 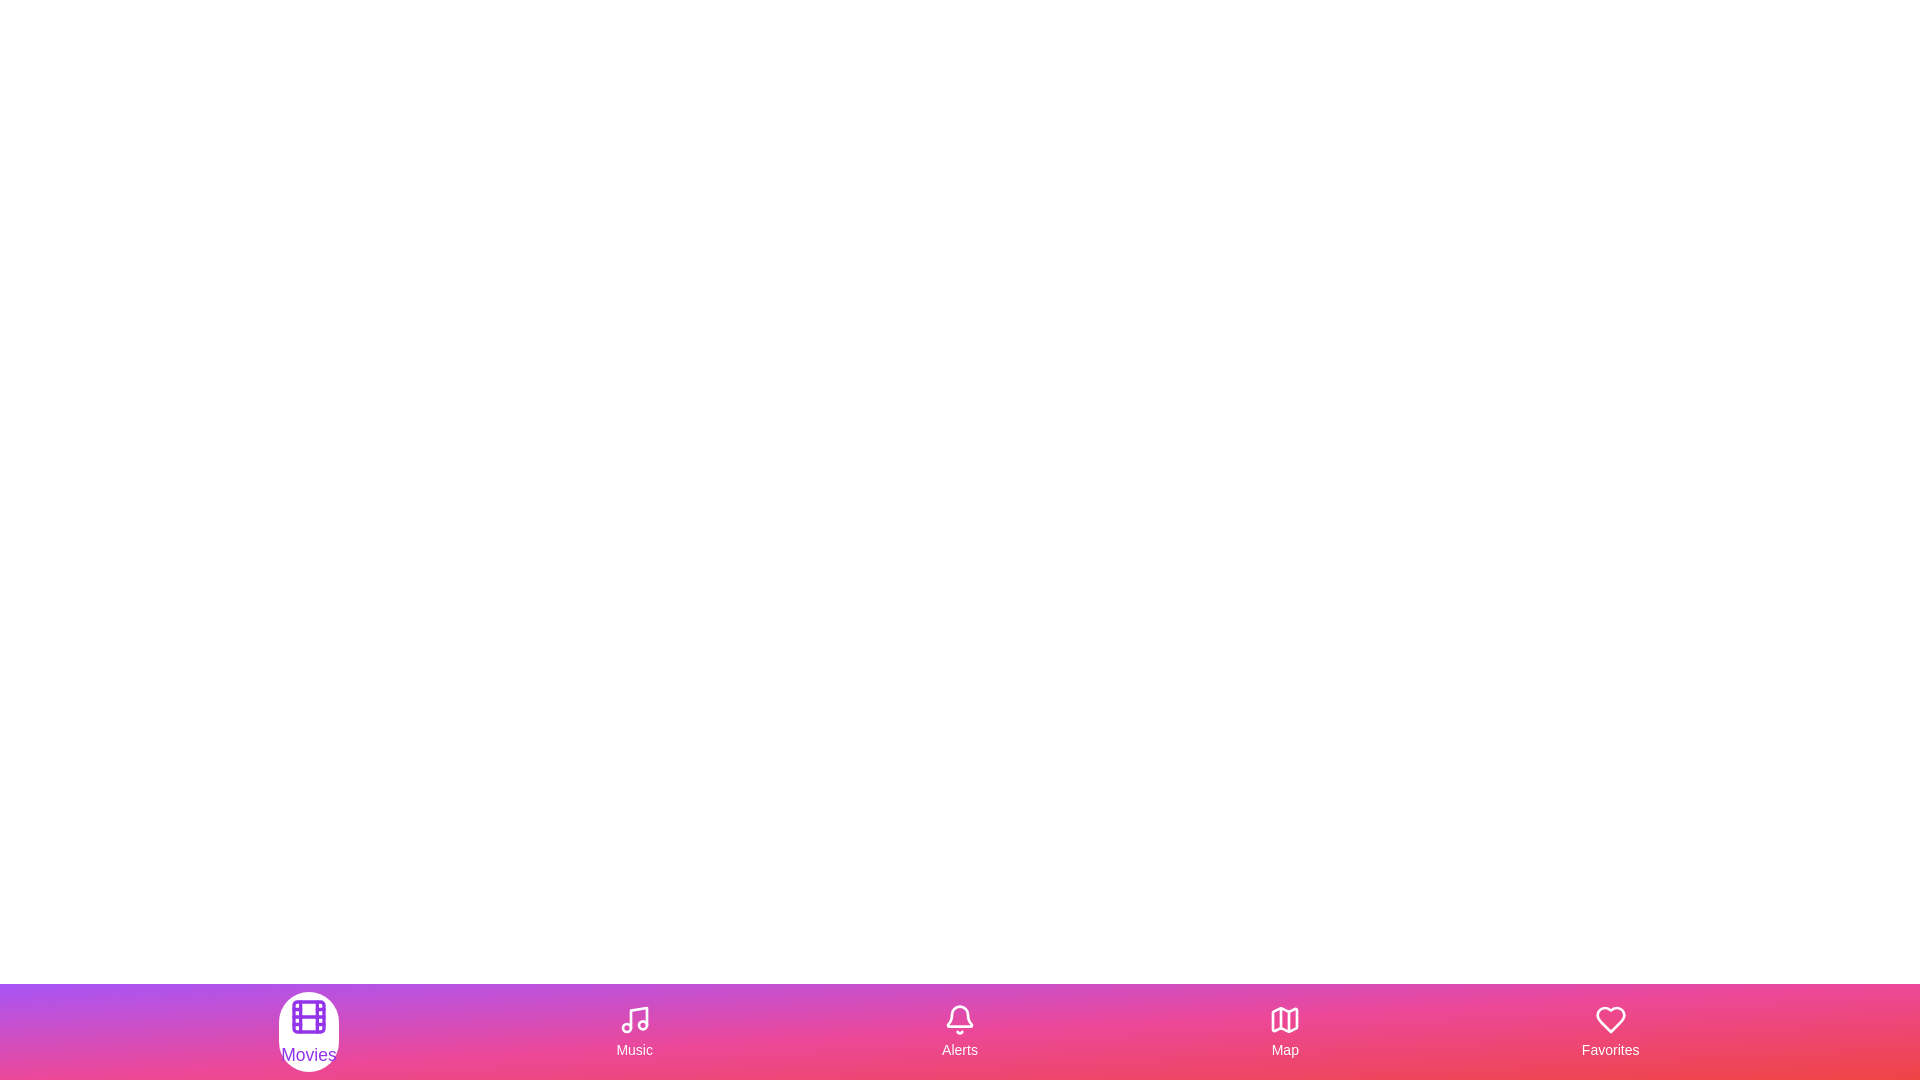 I want to click on the tab labeled Map in the MultimediaBottomNavigation component, so click(x=1285, y=1032).